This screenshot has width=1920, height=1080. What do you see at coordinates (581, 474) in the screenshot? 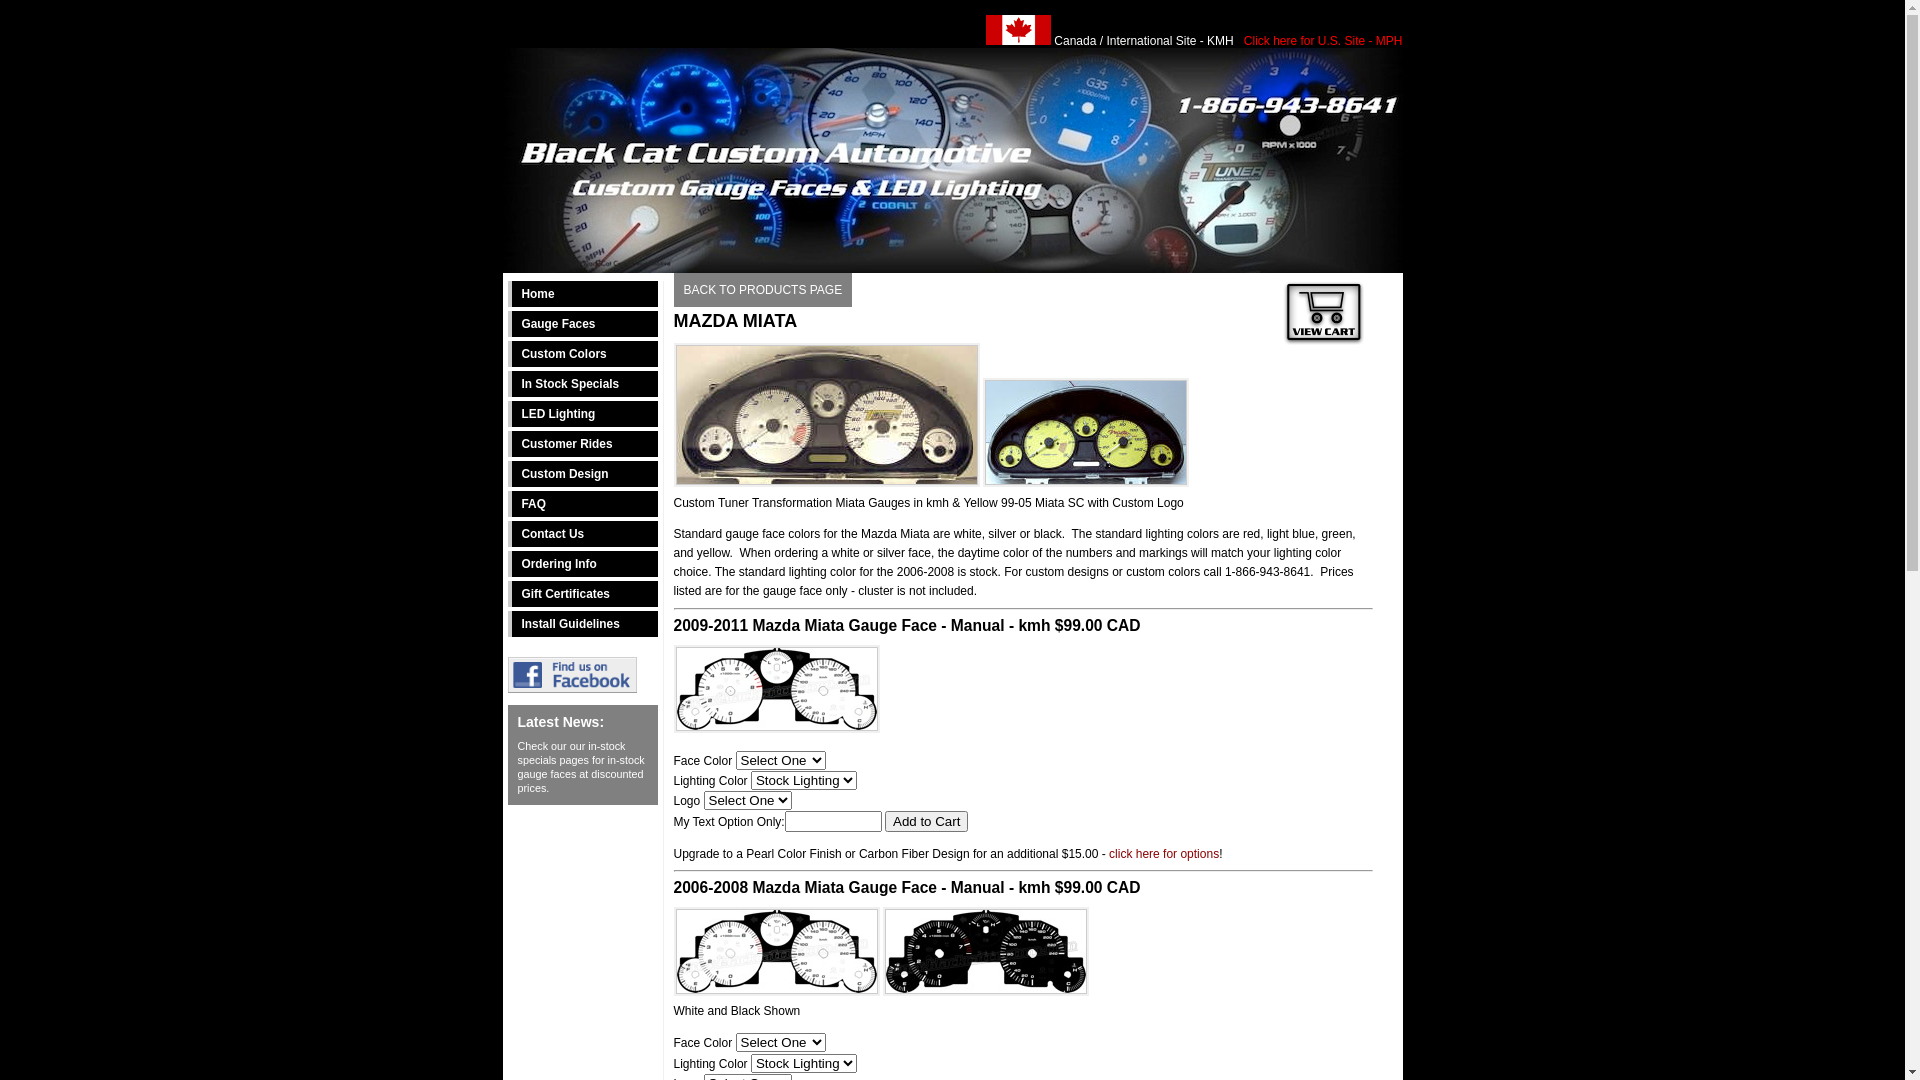
I see `'Custom Design'` at bounding box center [581, 474].